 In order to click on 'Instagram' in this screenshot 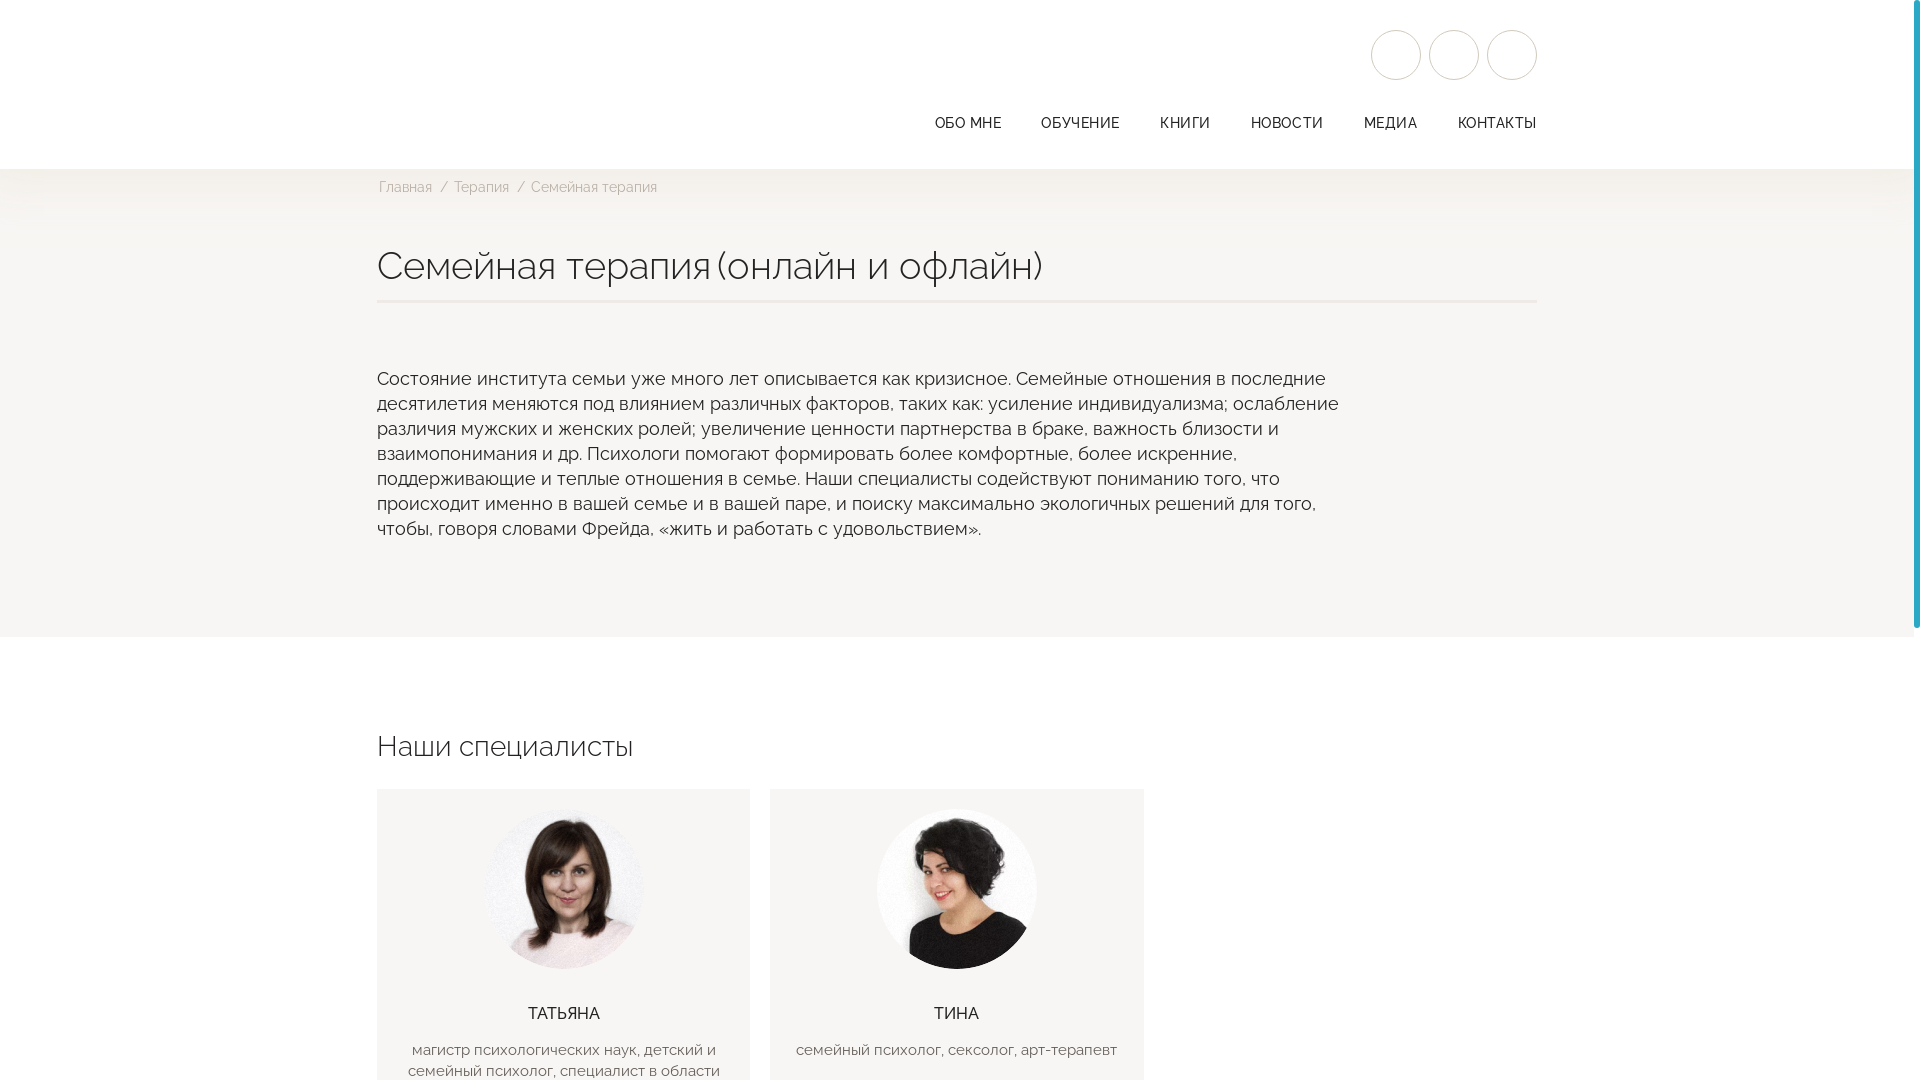, I will do `click(1395, 53)`.